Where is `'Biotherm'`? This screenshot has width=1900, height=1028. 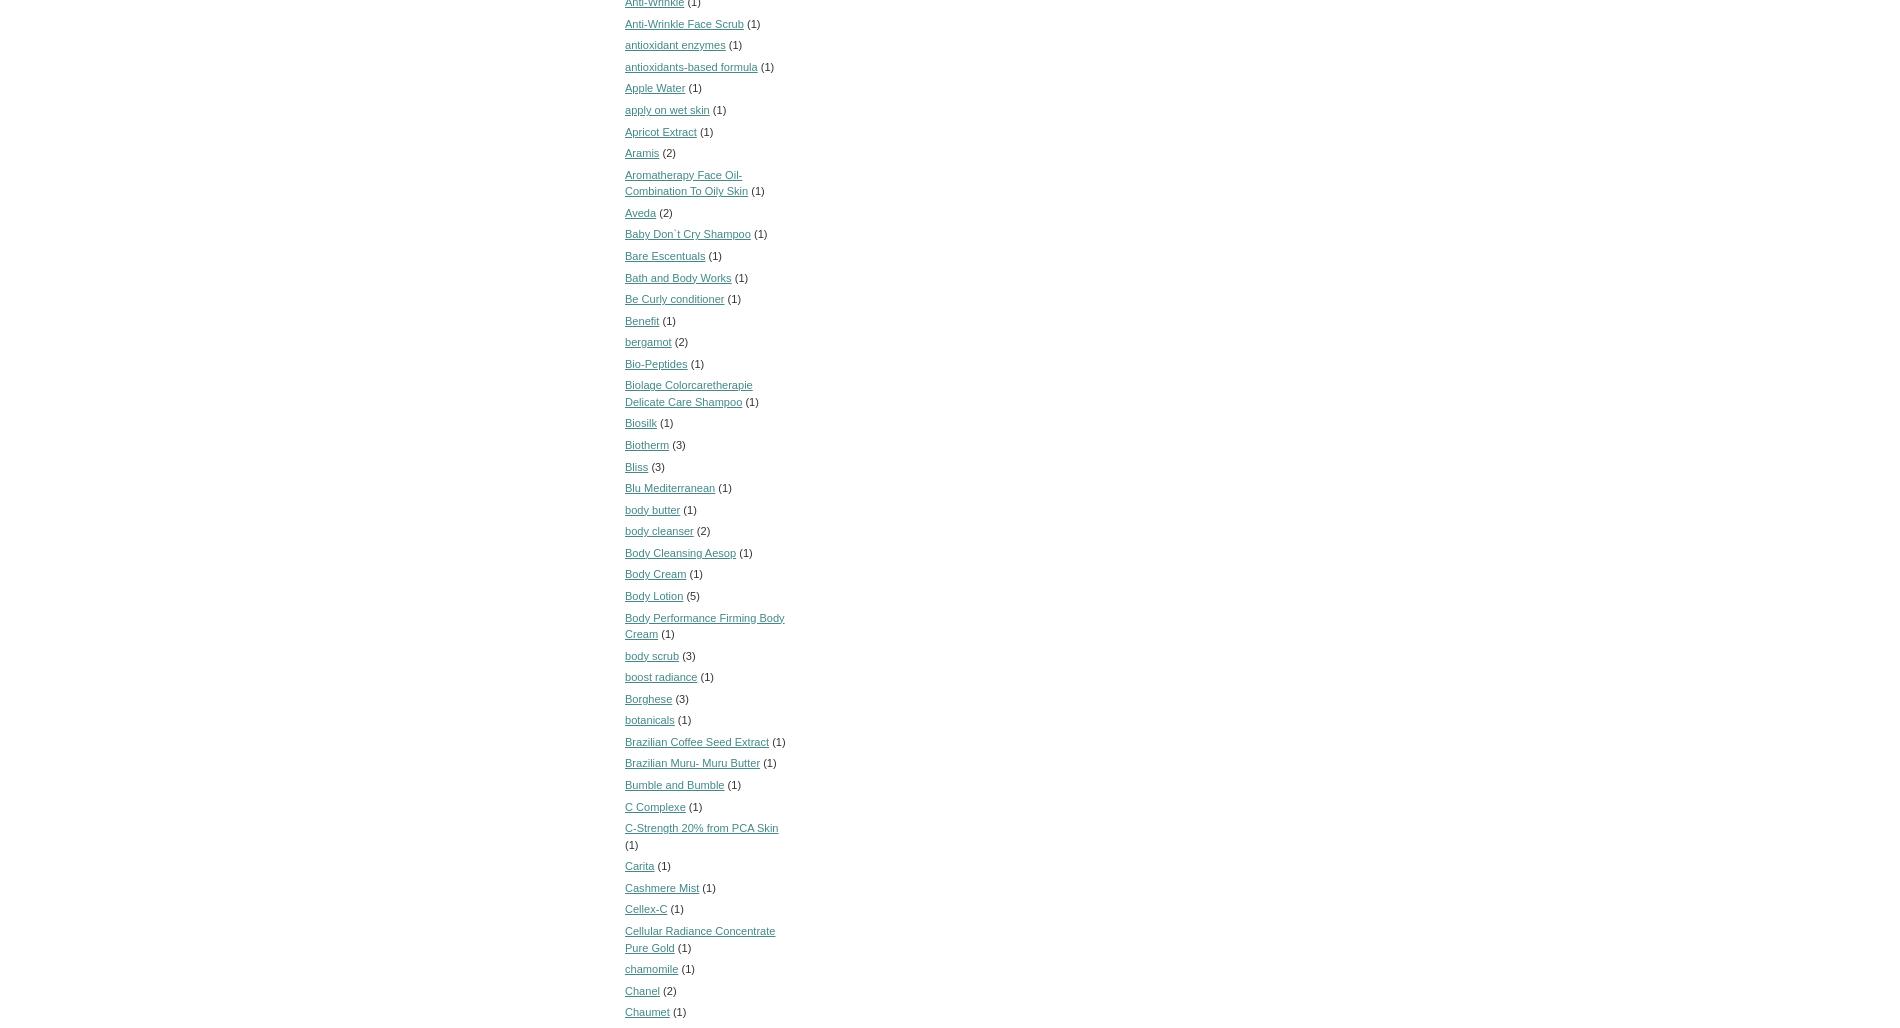 'Biotherm' is located at coordinates (624, 445).